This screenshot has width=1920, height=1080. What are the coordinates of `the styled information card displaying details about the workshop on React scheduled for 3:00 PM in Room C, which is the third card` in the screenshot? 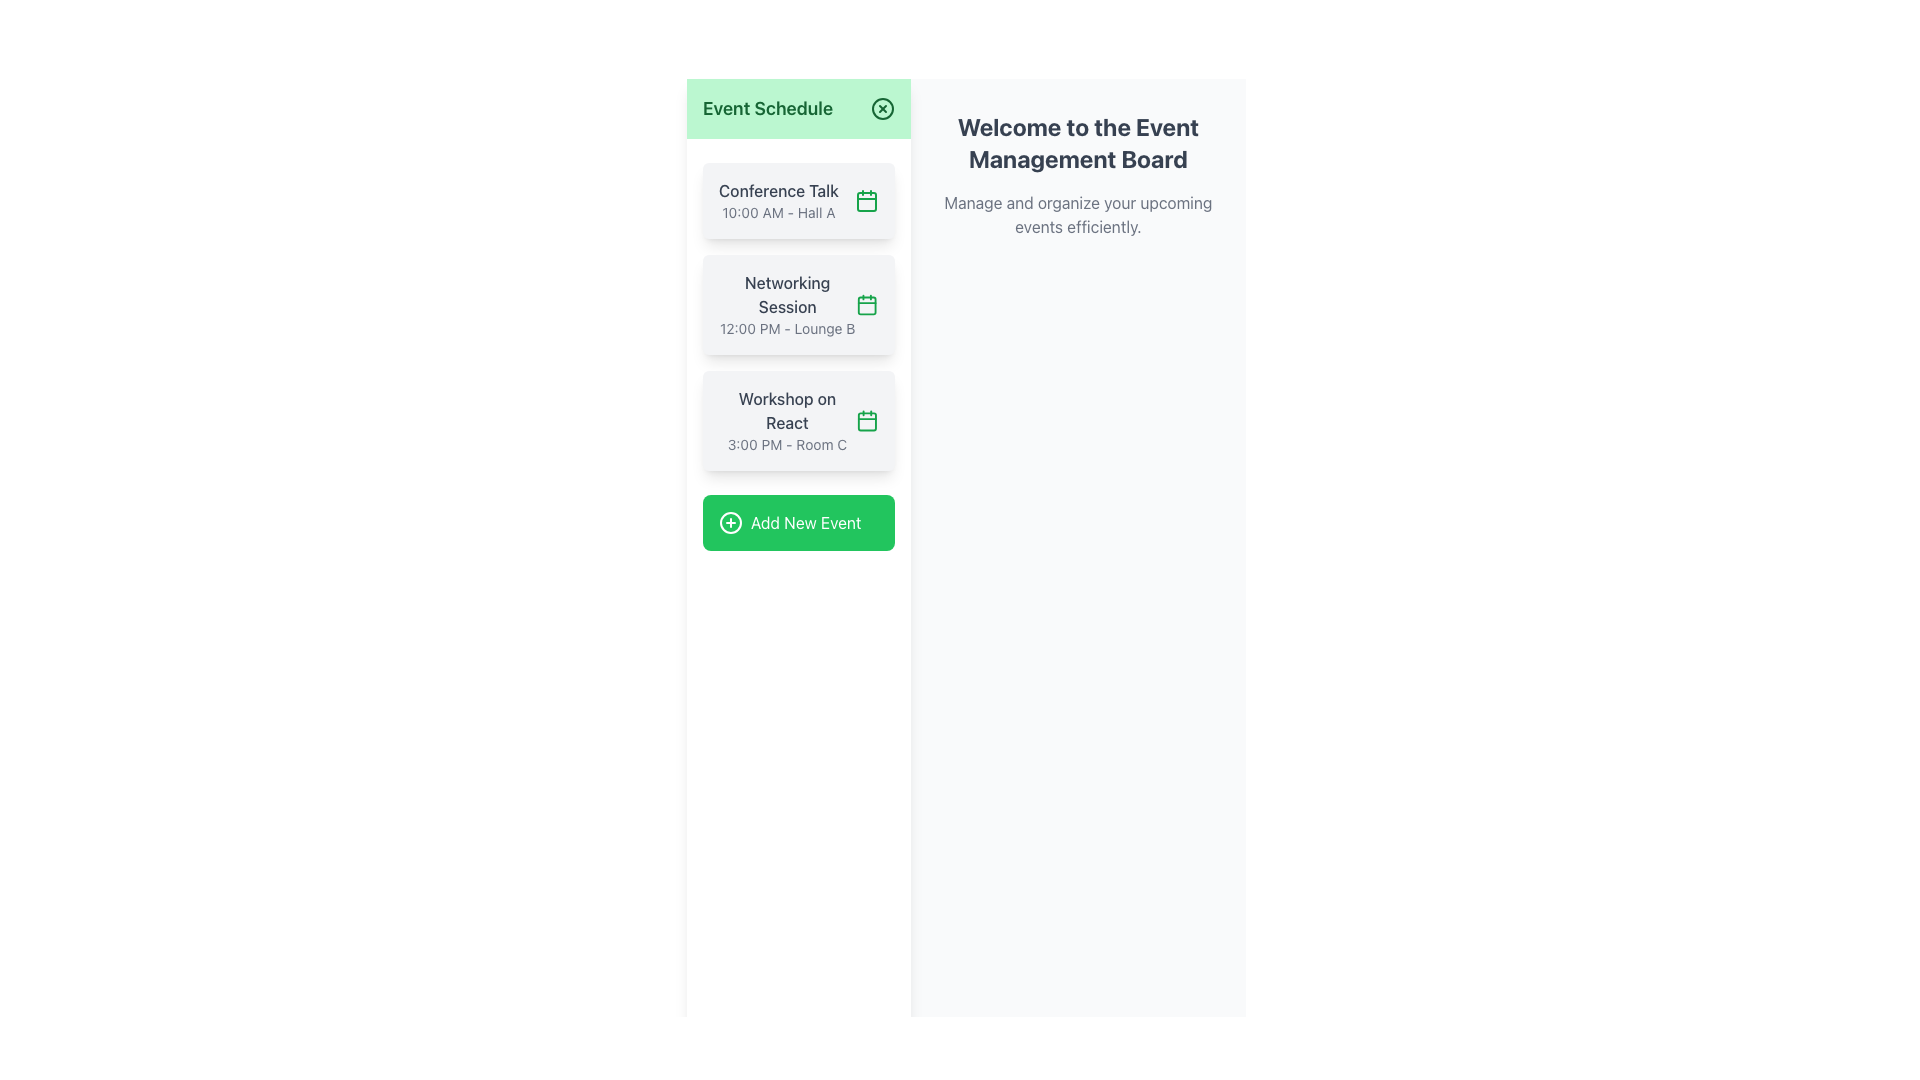 It's located at (797, 419).